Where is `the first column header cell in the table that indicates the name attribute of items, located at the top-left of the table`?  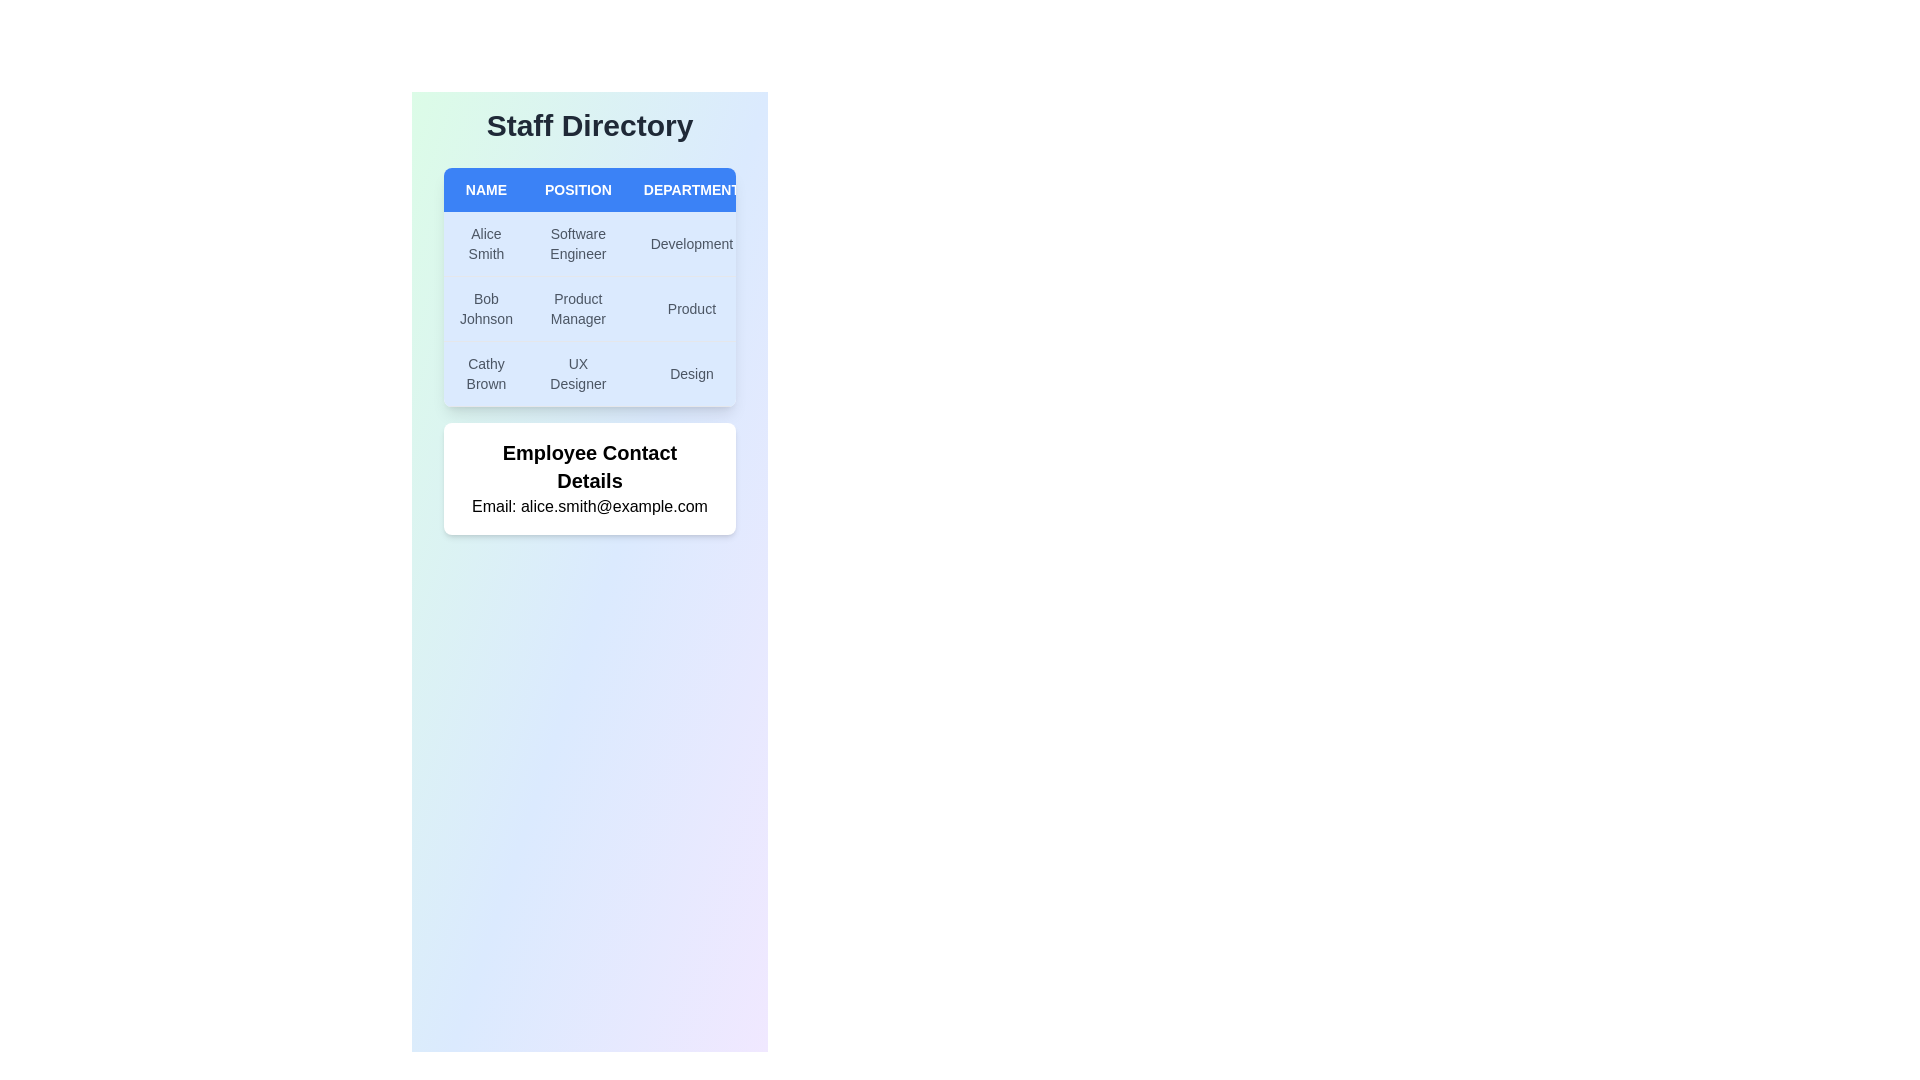 the first column header cell in the table that indicates the name attribute of items, located at the top-left of the table is located at coordinates (486, 189).